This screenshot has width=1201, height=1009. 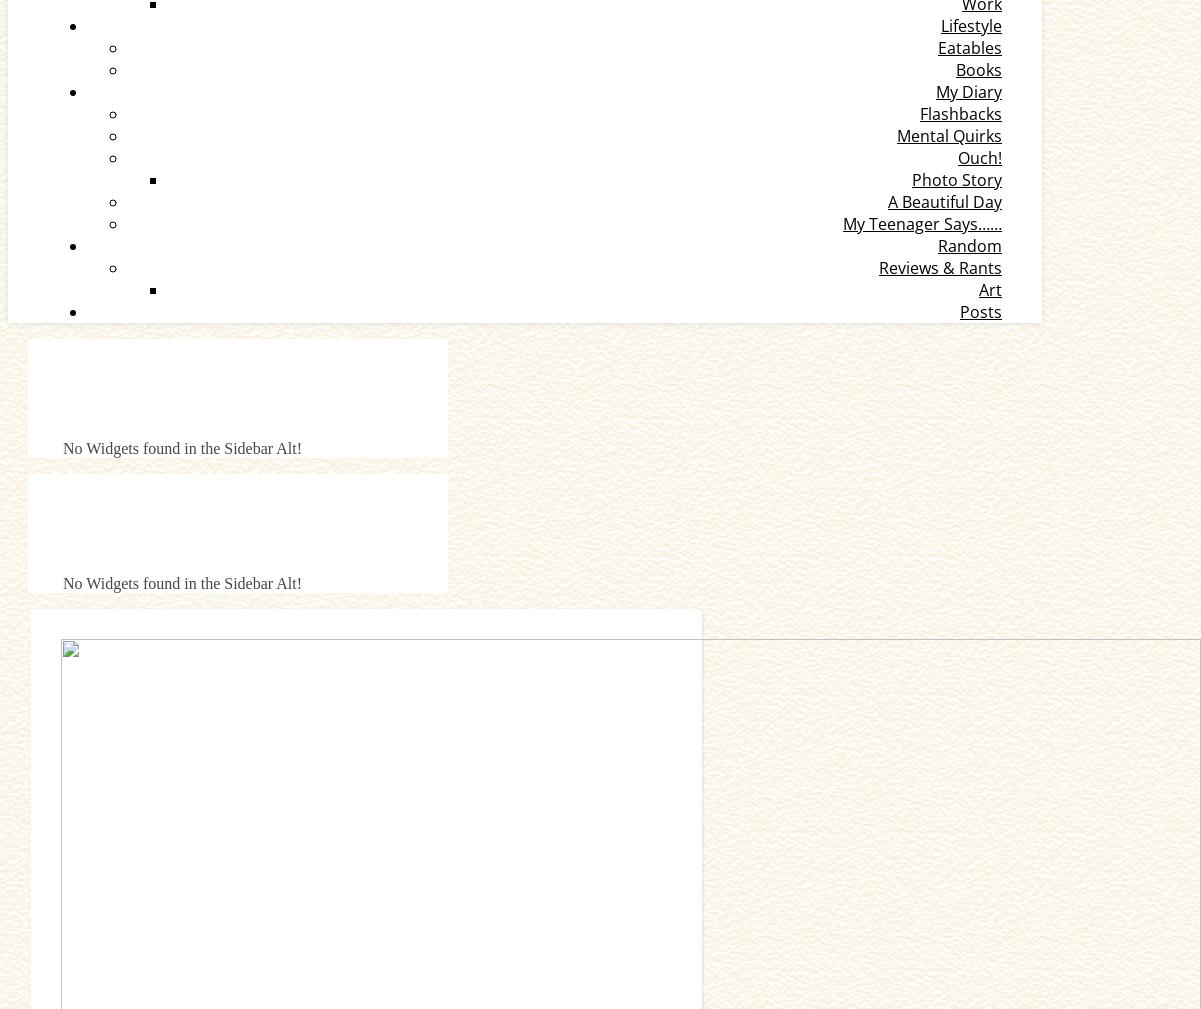 What do you see at coordinates (970, 244) in the screenshot?
I see `'Random'` at bounding box center [970, 244].